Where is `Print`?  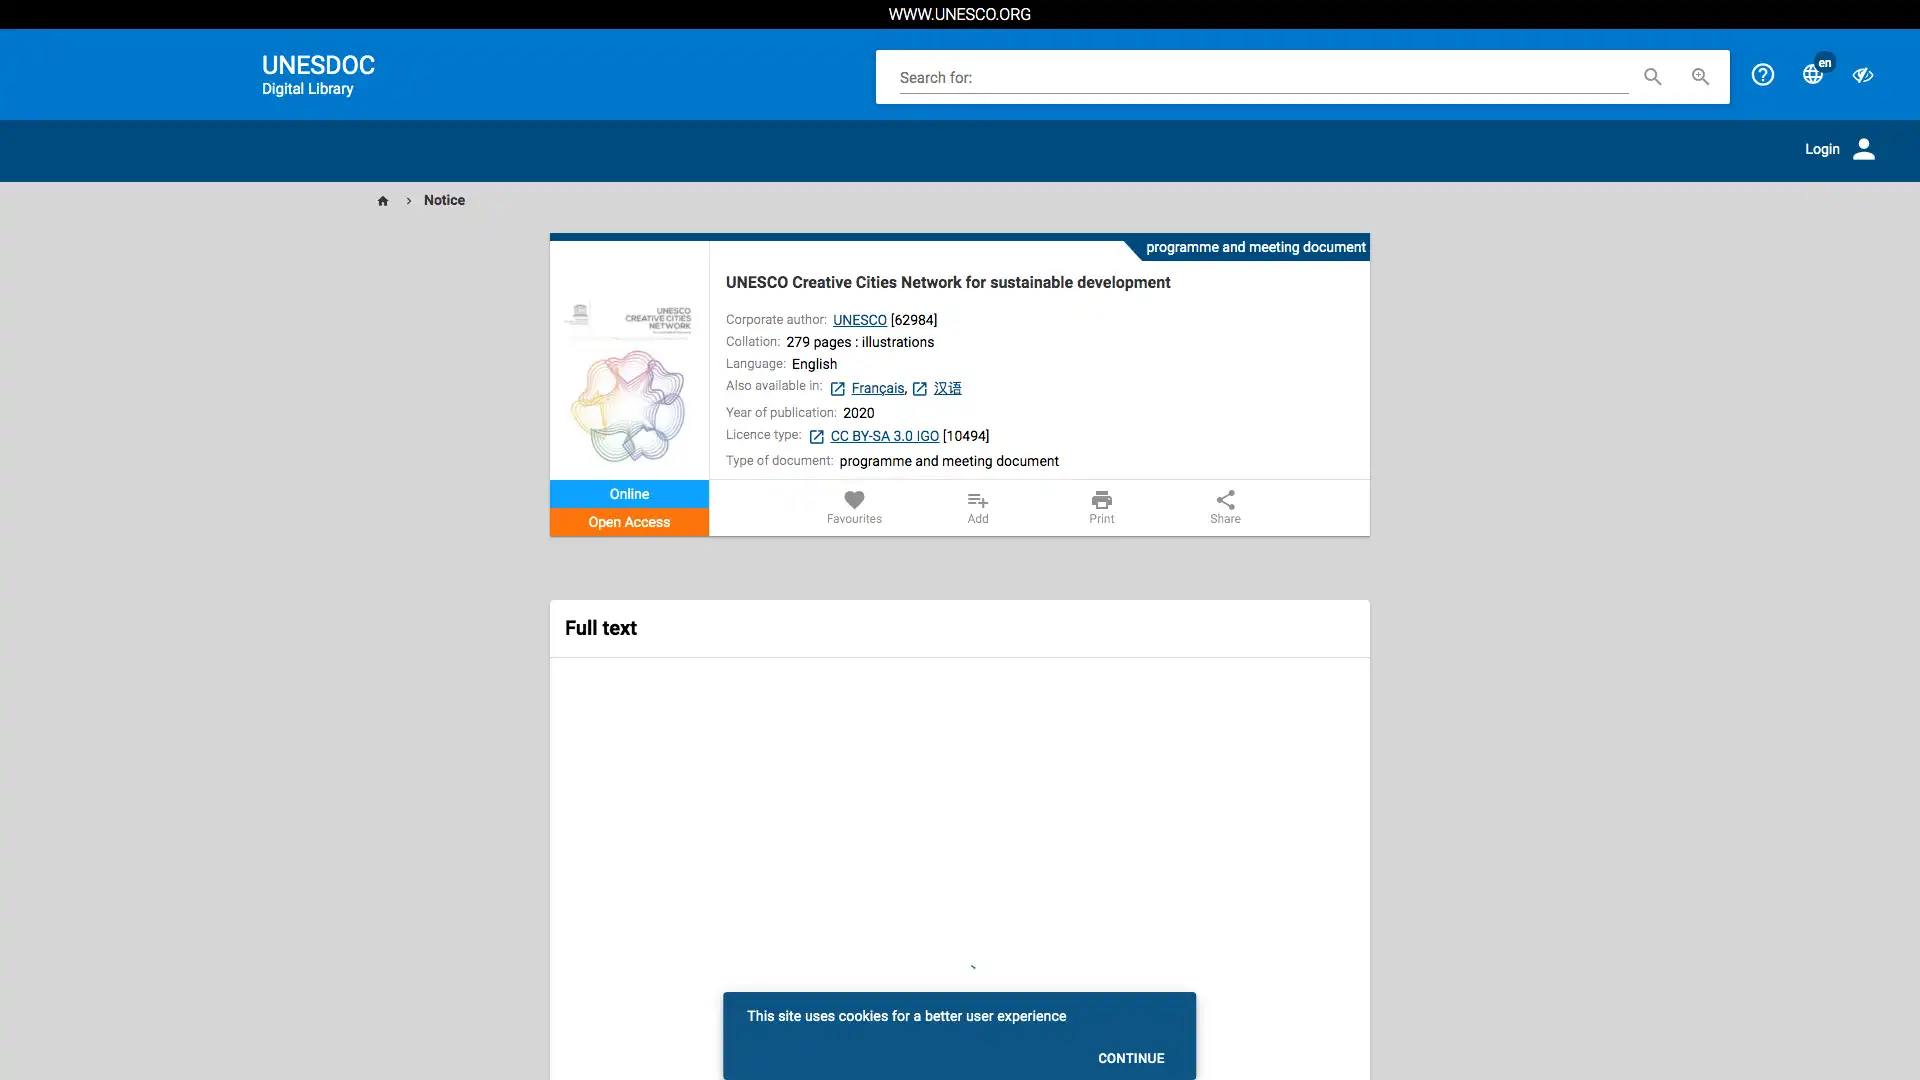
Print is located at coordinates (1100, 507).